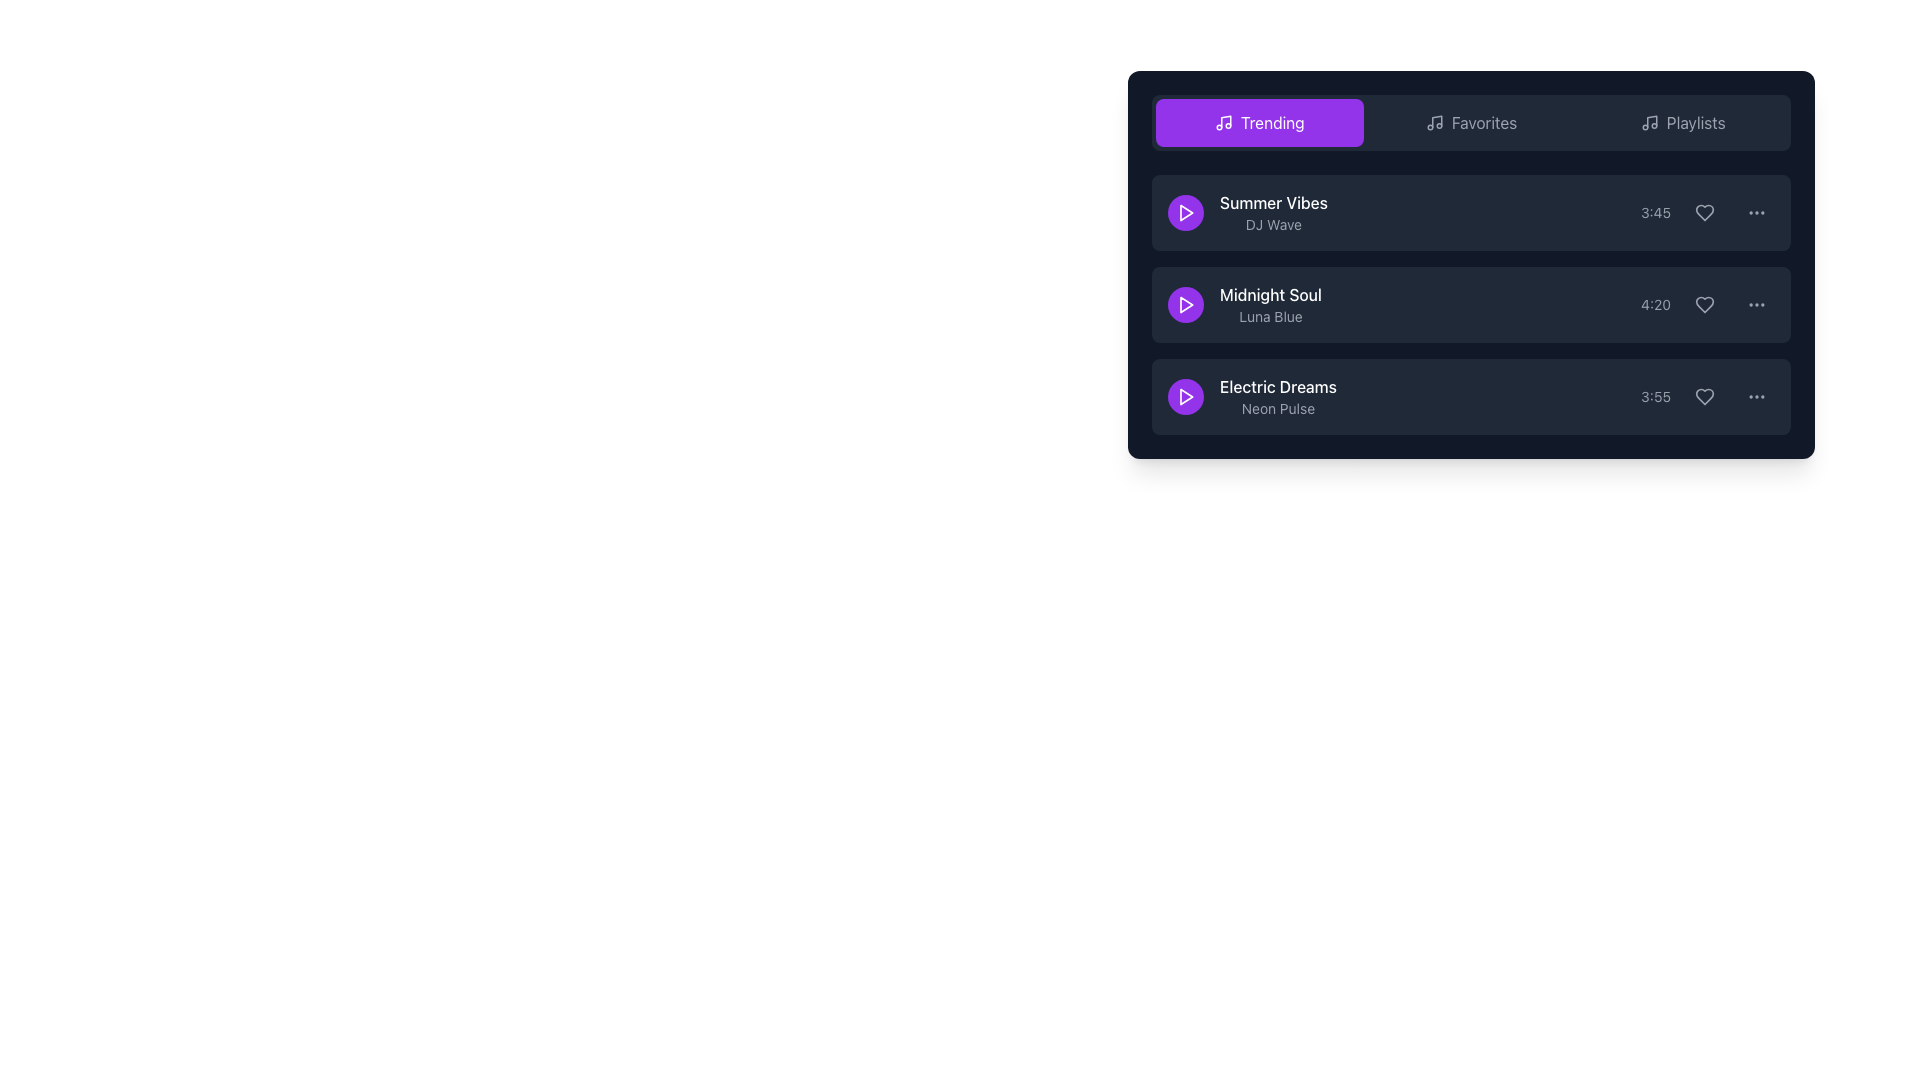 This screenshot has width=1920, height=1080. Describe the element at coordinates (1755, 212) in the screenshot. I see `the gray ellipsis icon located on the right side of the first list item, near the song's duration display of '3:45'` at that location.